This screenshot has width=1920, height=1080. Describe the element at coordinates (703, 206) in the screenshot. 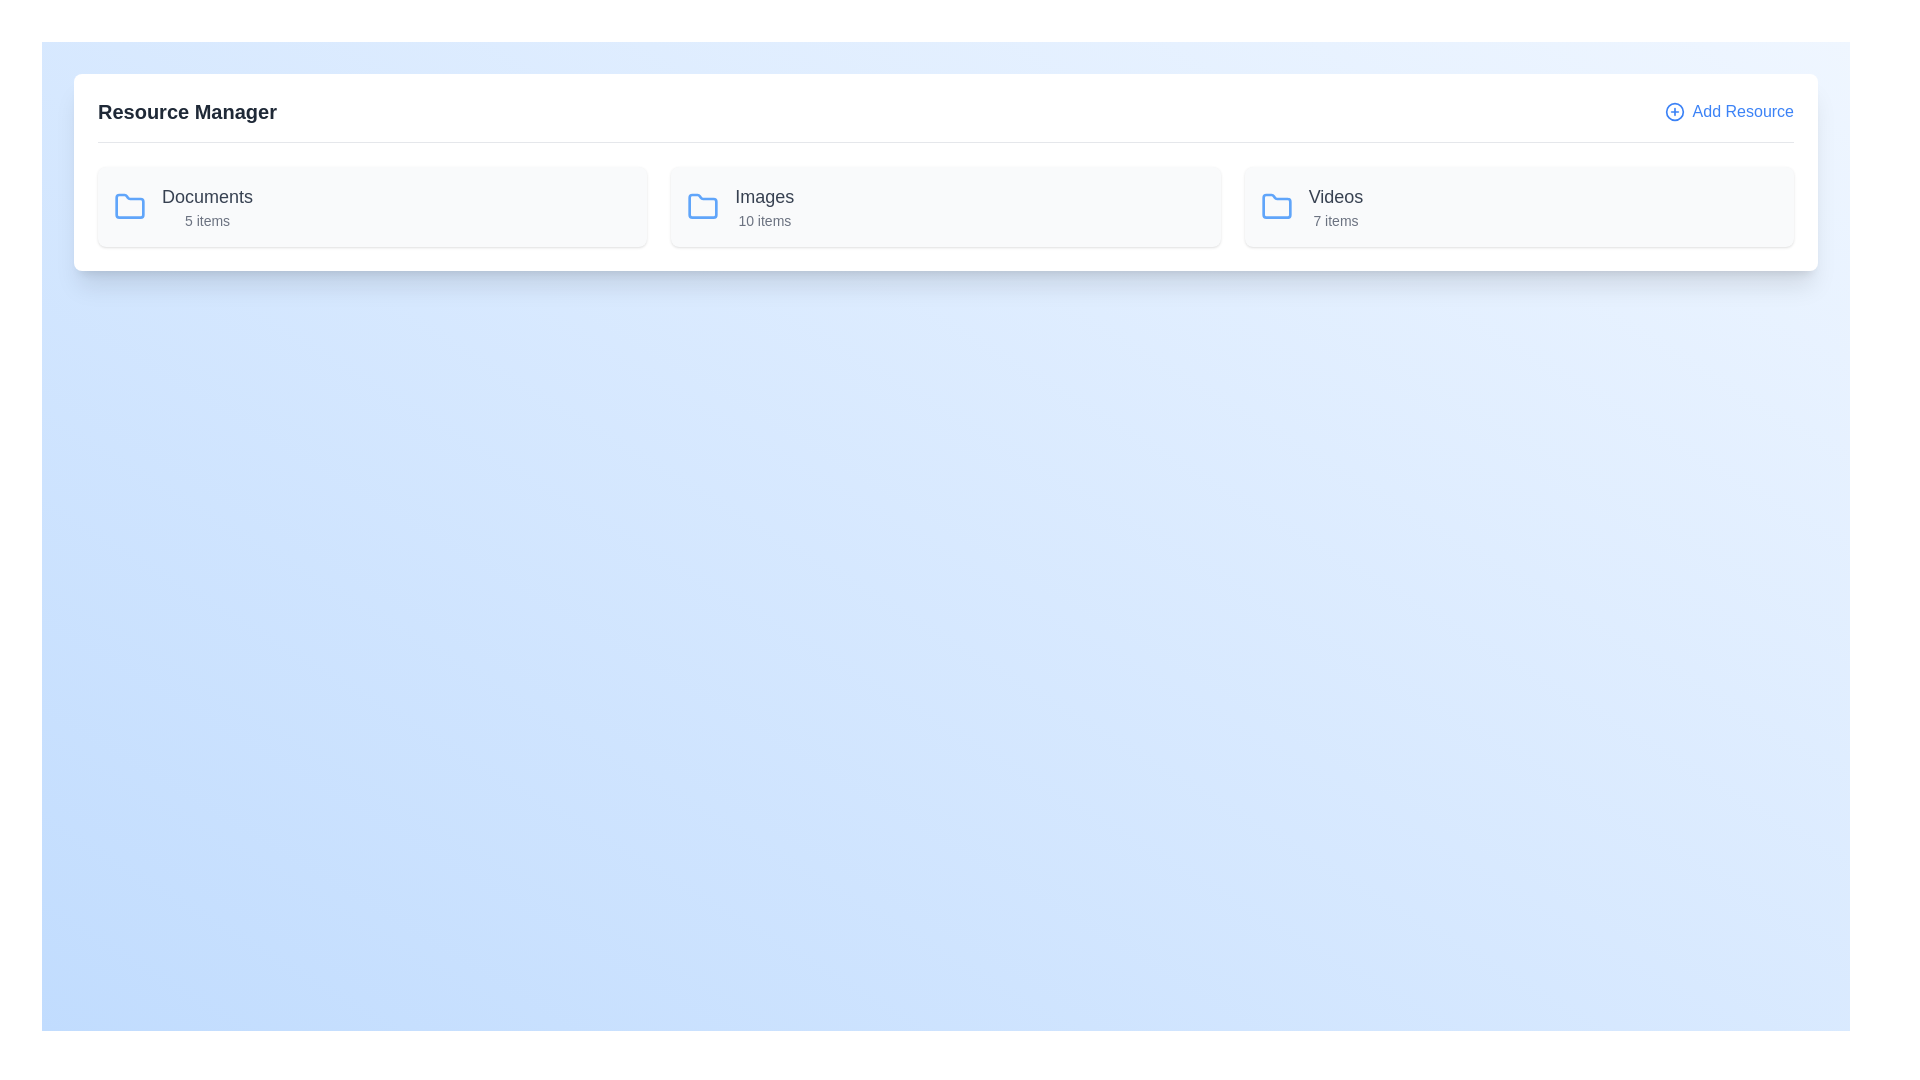

I see `the folder icon with a blue outline located in the second position of the 'Images' card` at that location.